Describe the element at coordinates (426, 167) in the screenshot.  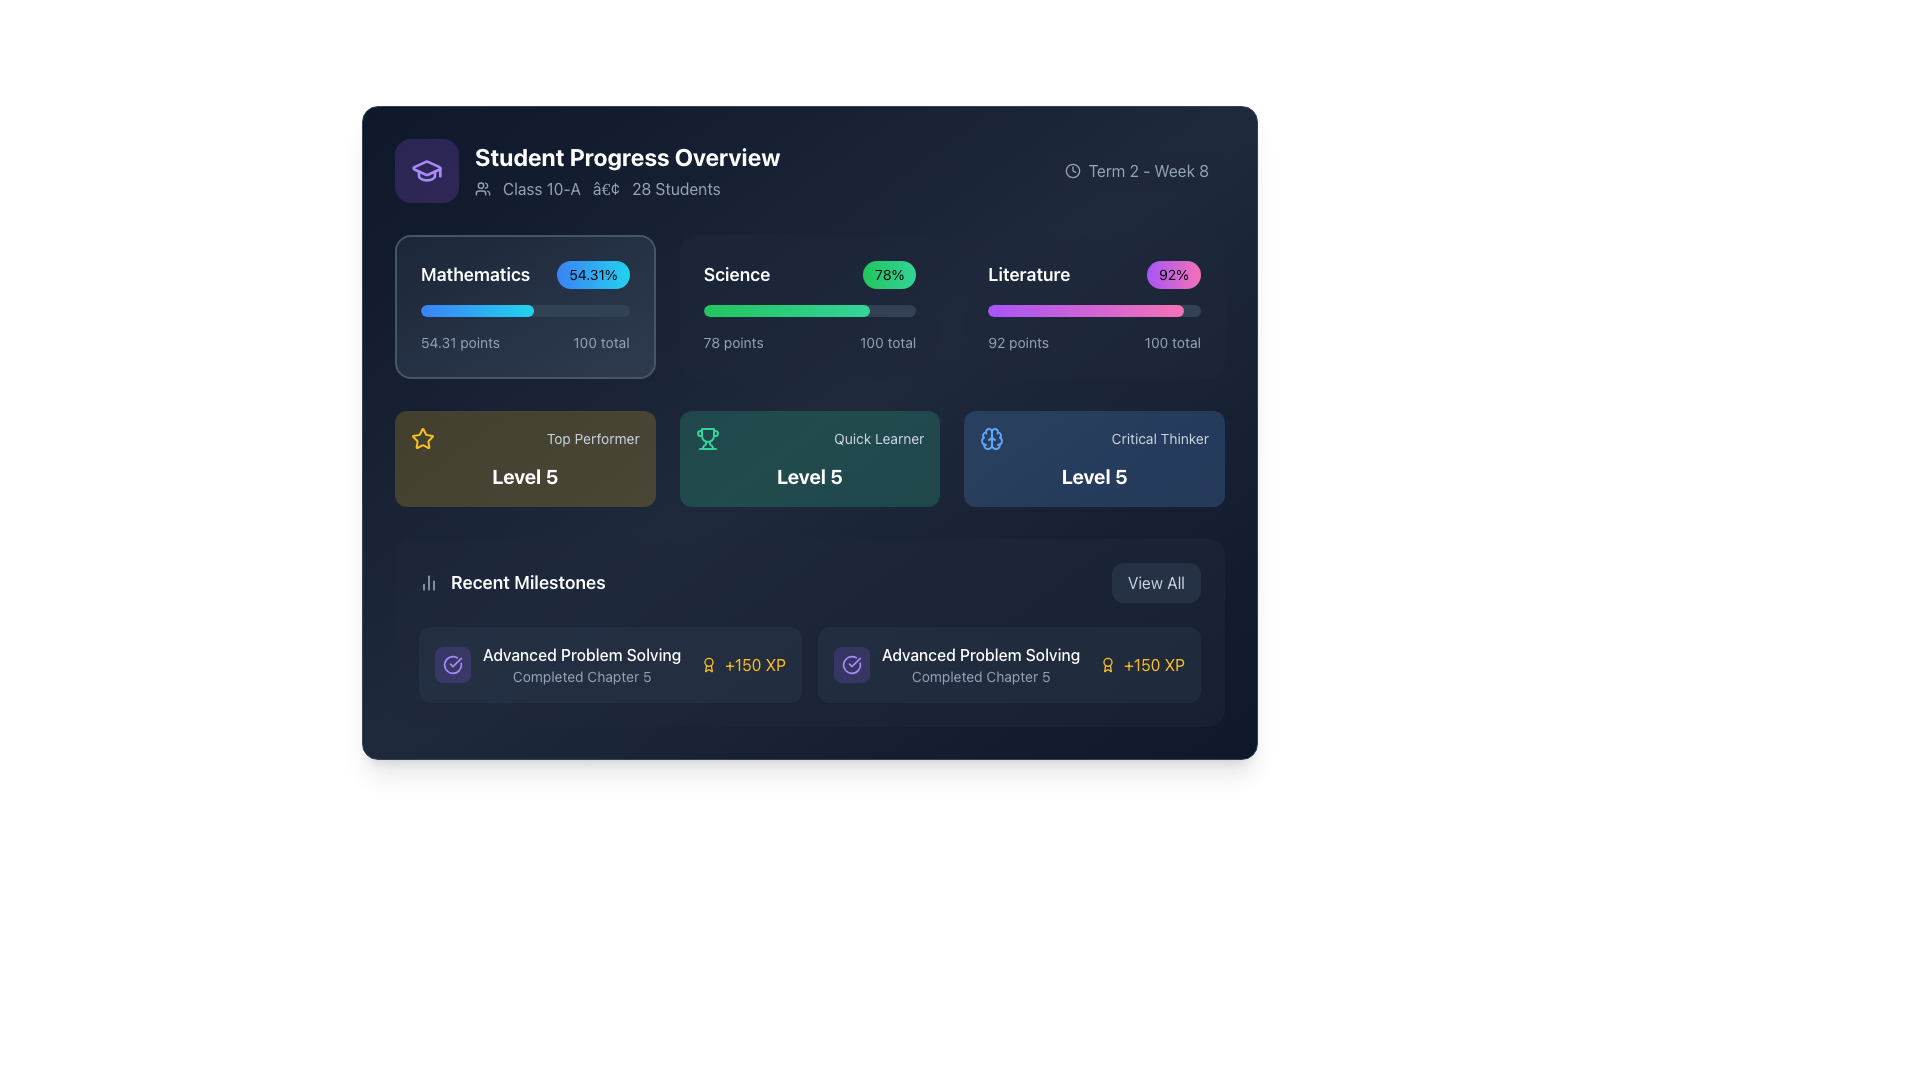
I see `the graduation cap icon, which is a stylized SVG element with a polygonal shape and tassel detail located on the top-left side of the interface` at that location.